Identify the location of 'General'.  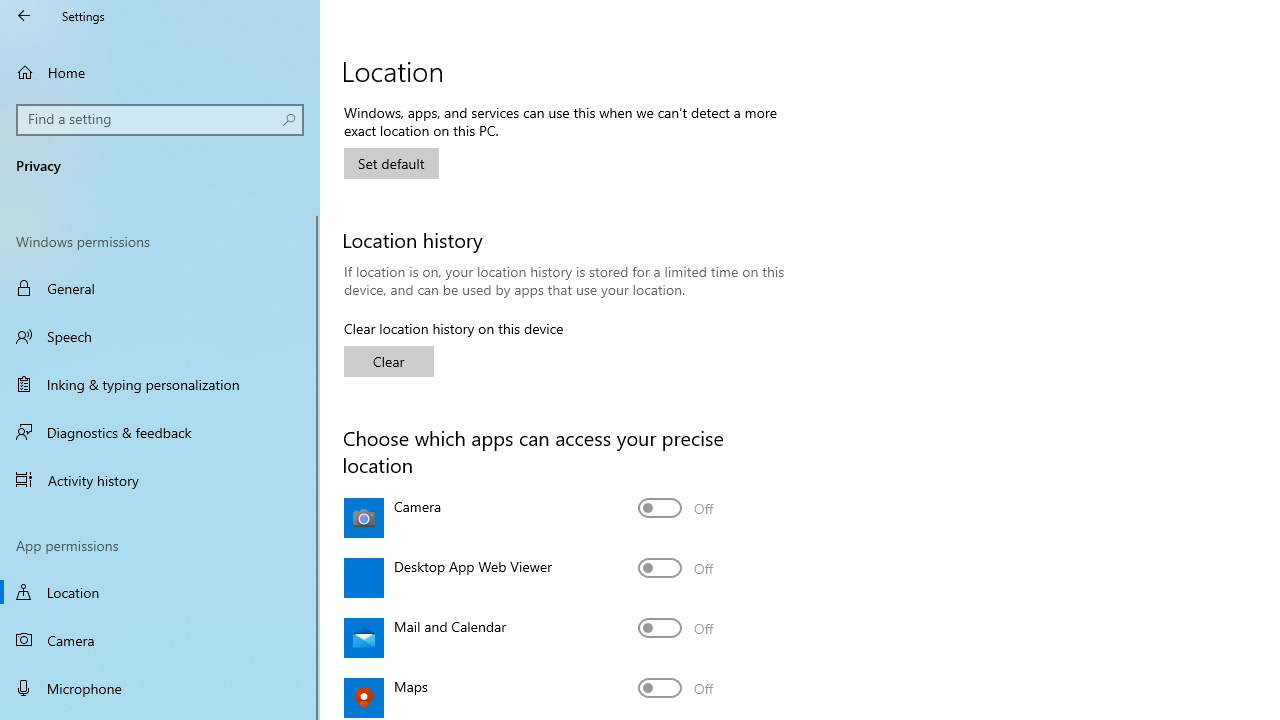
(160, 288).